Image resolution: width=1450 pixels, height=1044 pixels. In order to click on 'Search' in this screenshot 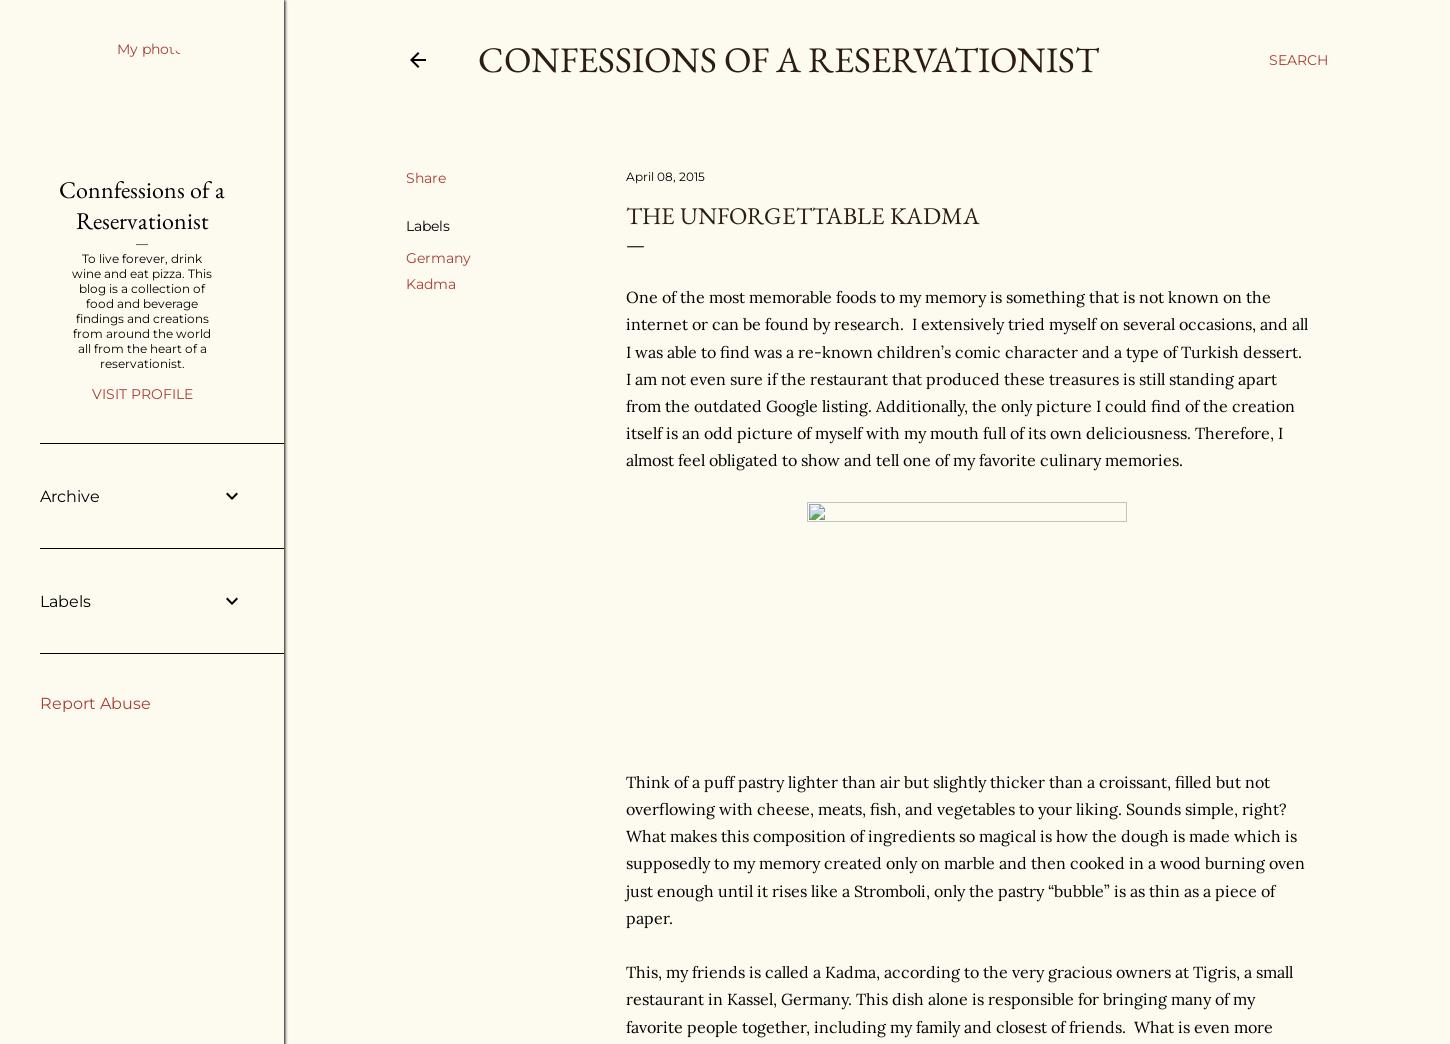, I will do `click(1298, 59)`.